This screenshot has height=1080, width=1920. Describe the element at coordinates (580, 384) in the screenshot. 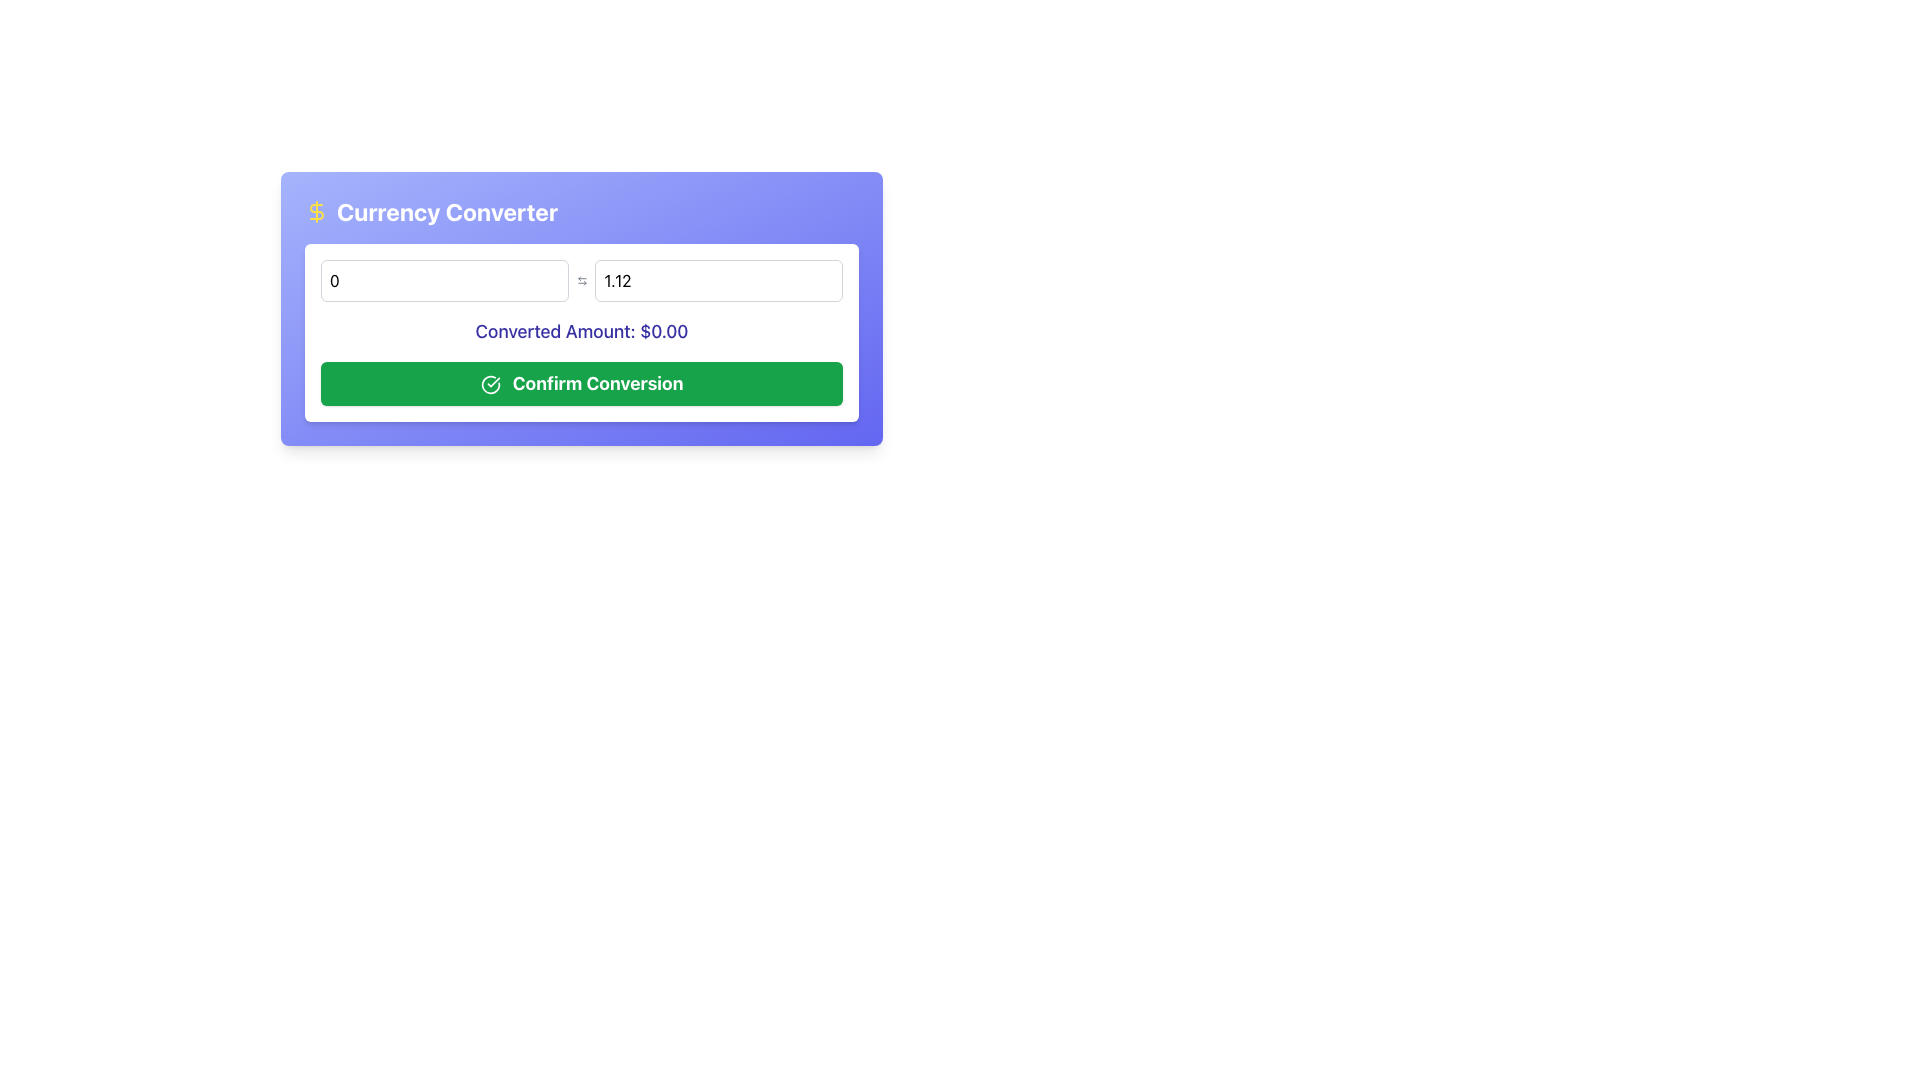

I see `the green 'Confirm Conversion' button with rounded corners that has white text and a checkmark icon` at that location.